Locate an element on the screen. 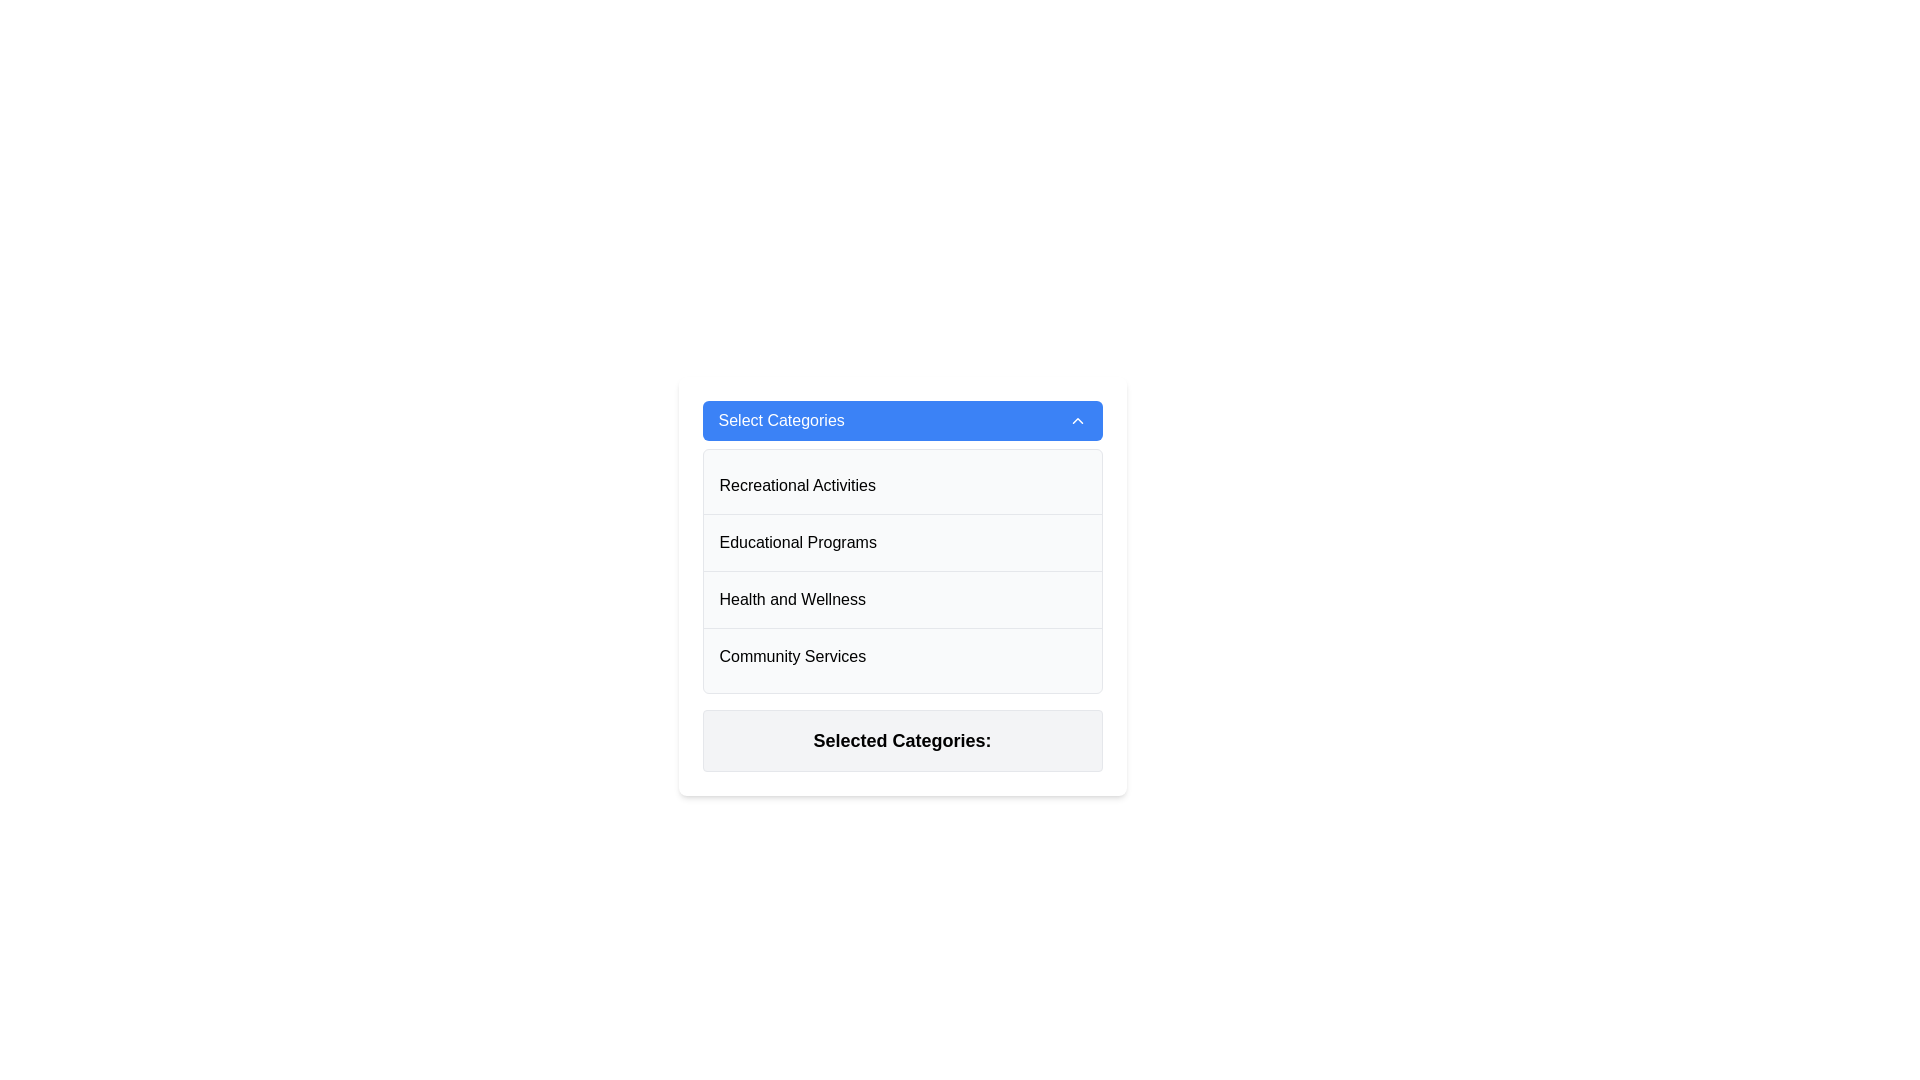  the upward-facing chevron icon located at the far right side of the header area within the blue bar labeled 'Select Categories' is located at coordinates (1076, 419).